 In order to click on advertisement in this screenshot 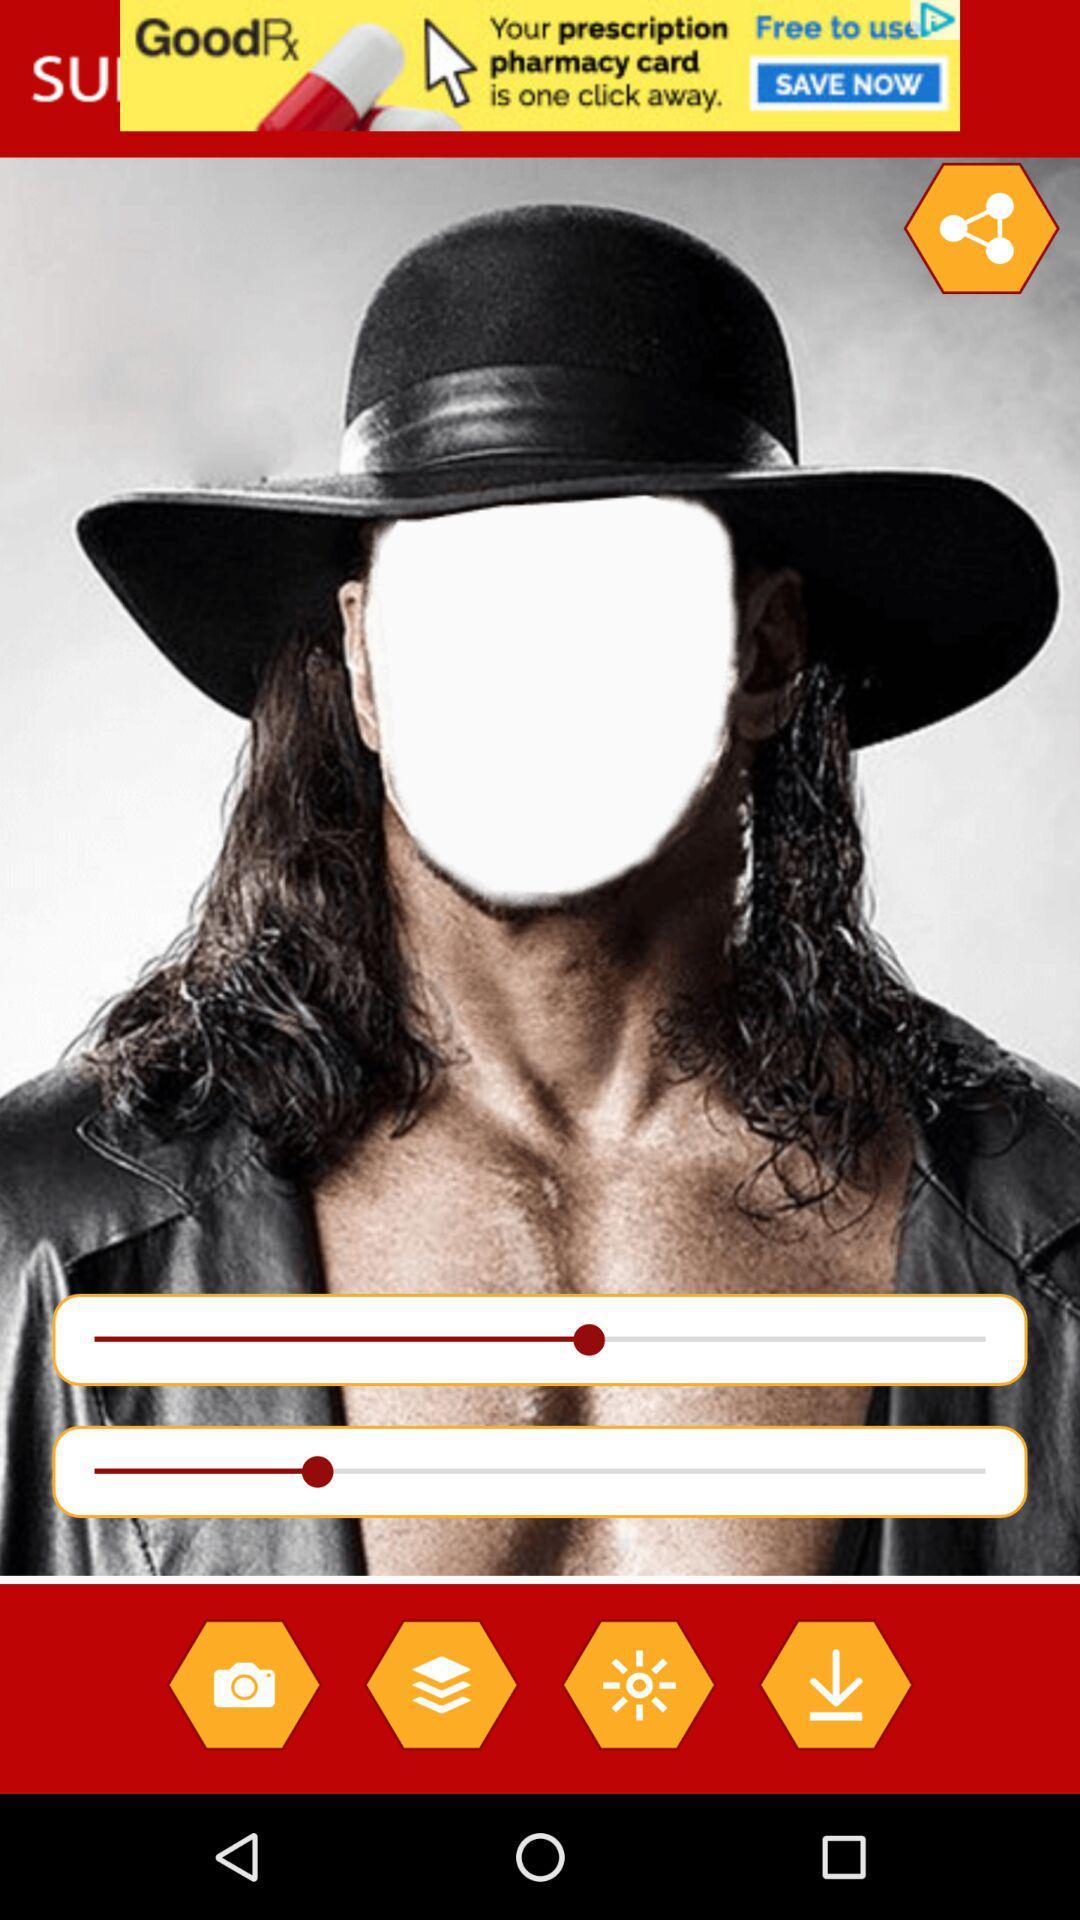, I will do `click(540, 65)`.